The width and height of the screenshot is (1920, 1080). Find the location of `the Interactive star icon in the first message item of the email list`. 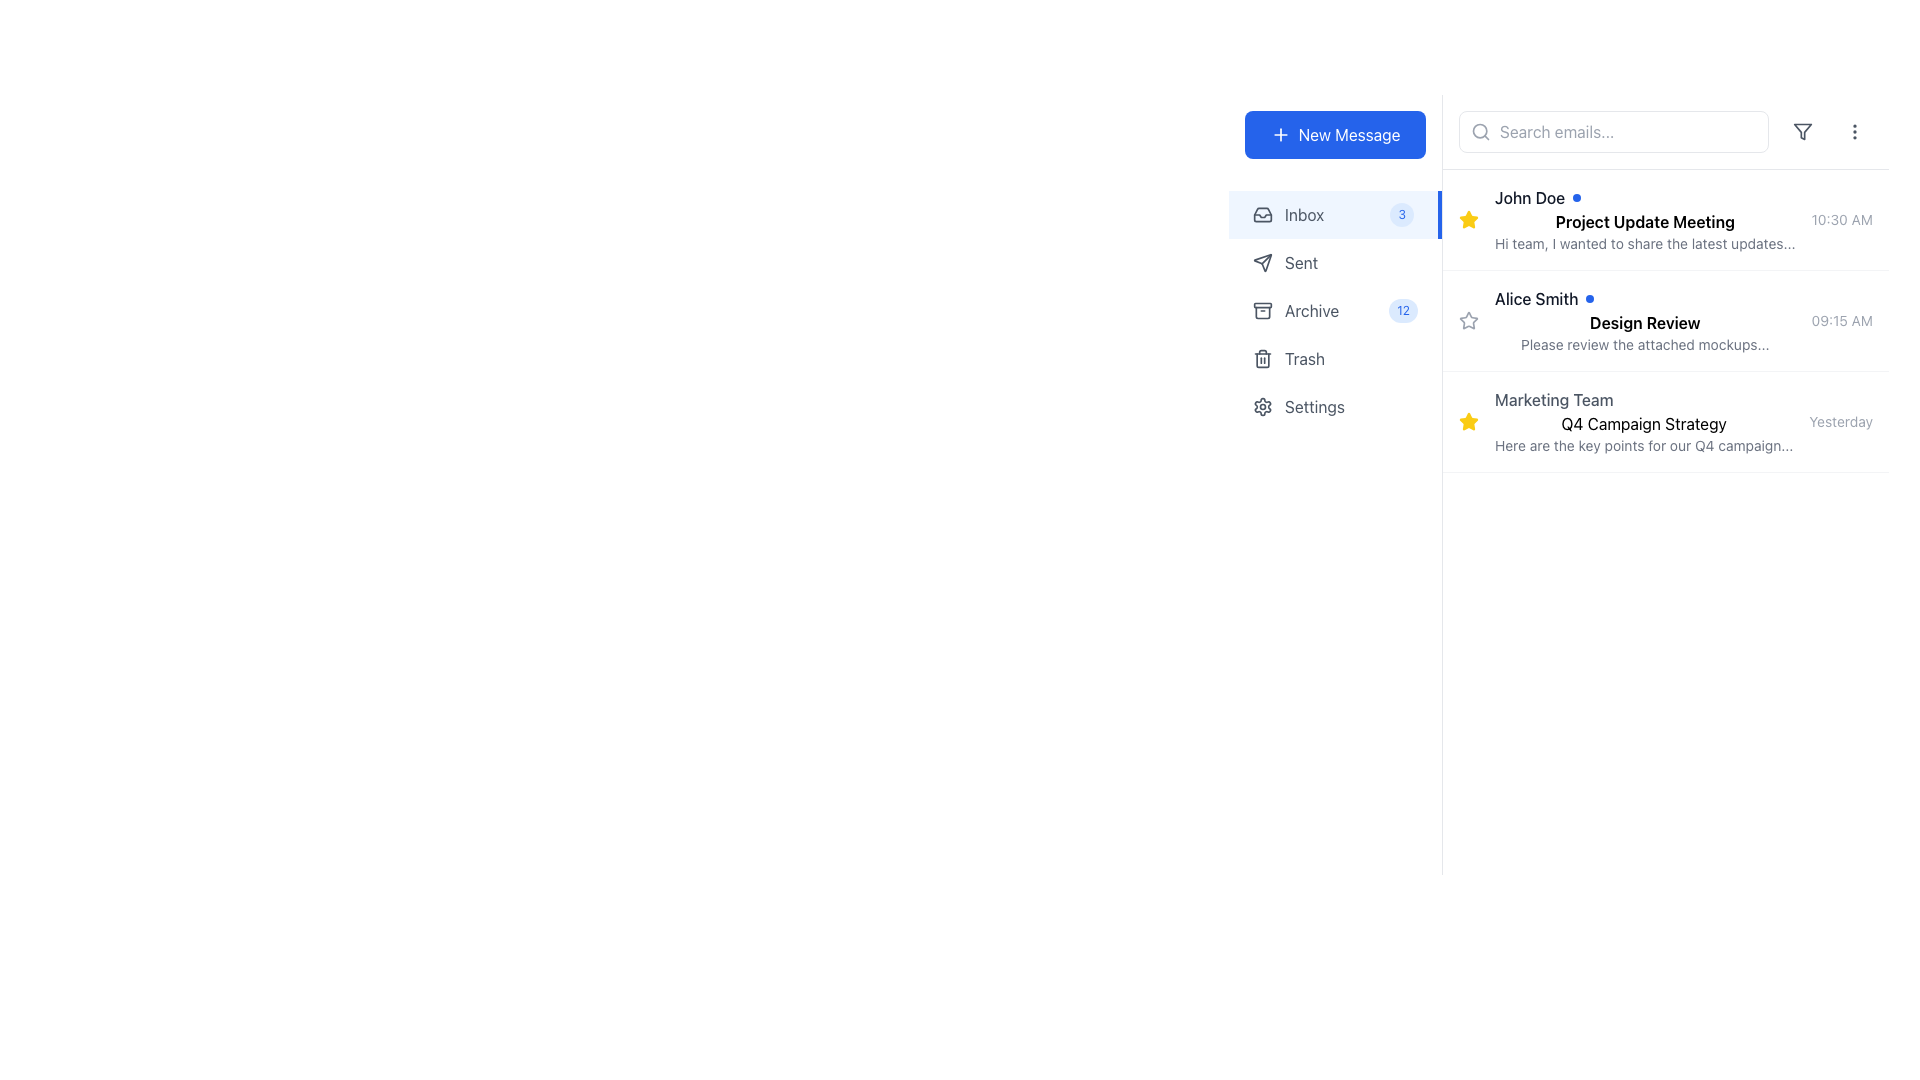

the Interactive star icon in the first message item of the email list is located at coordinates (1468, 219).